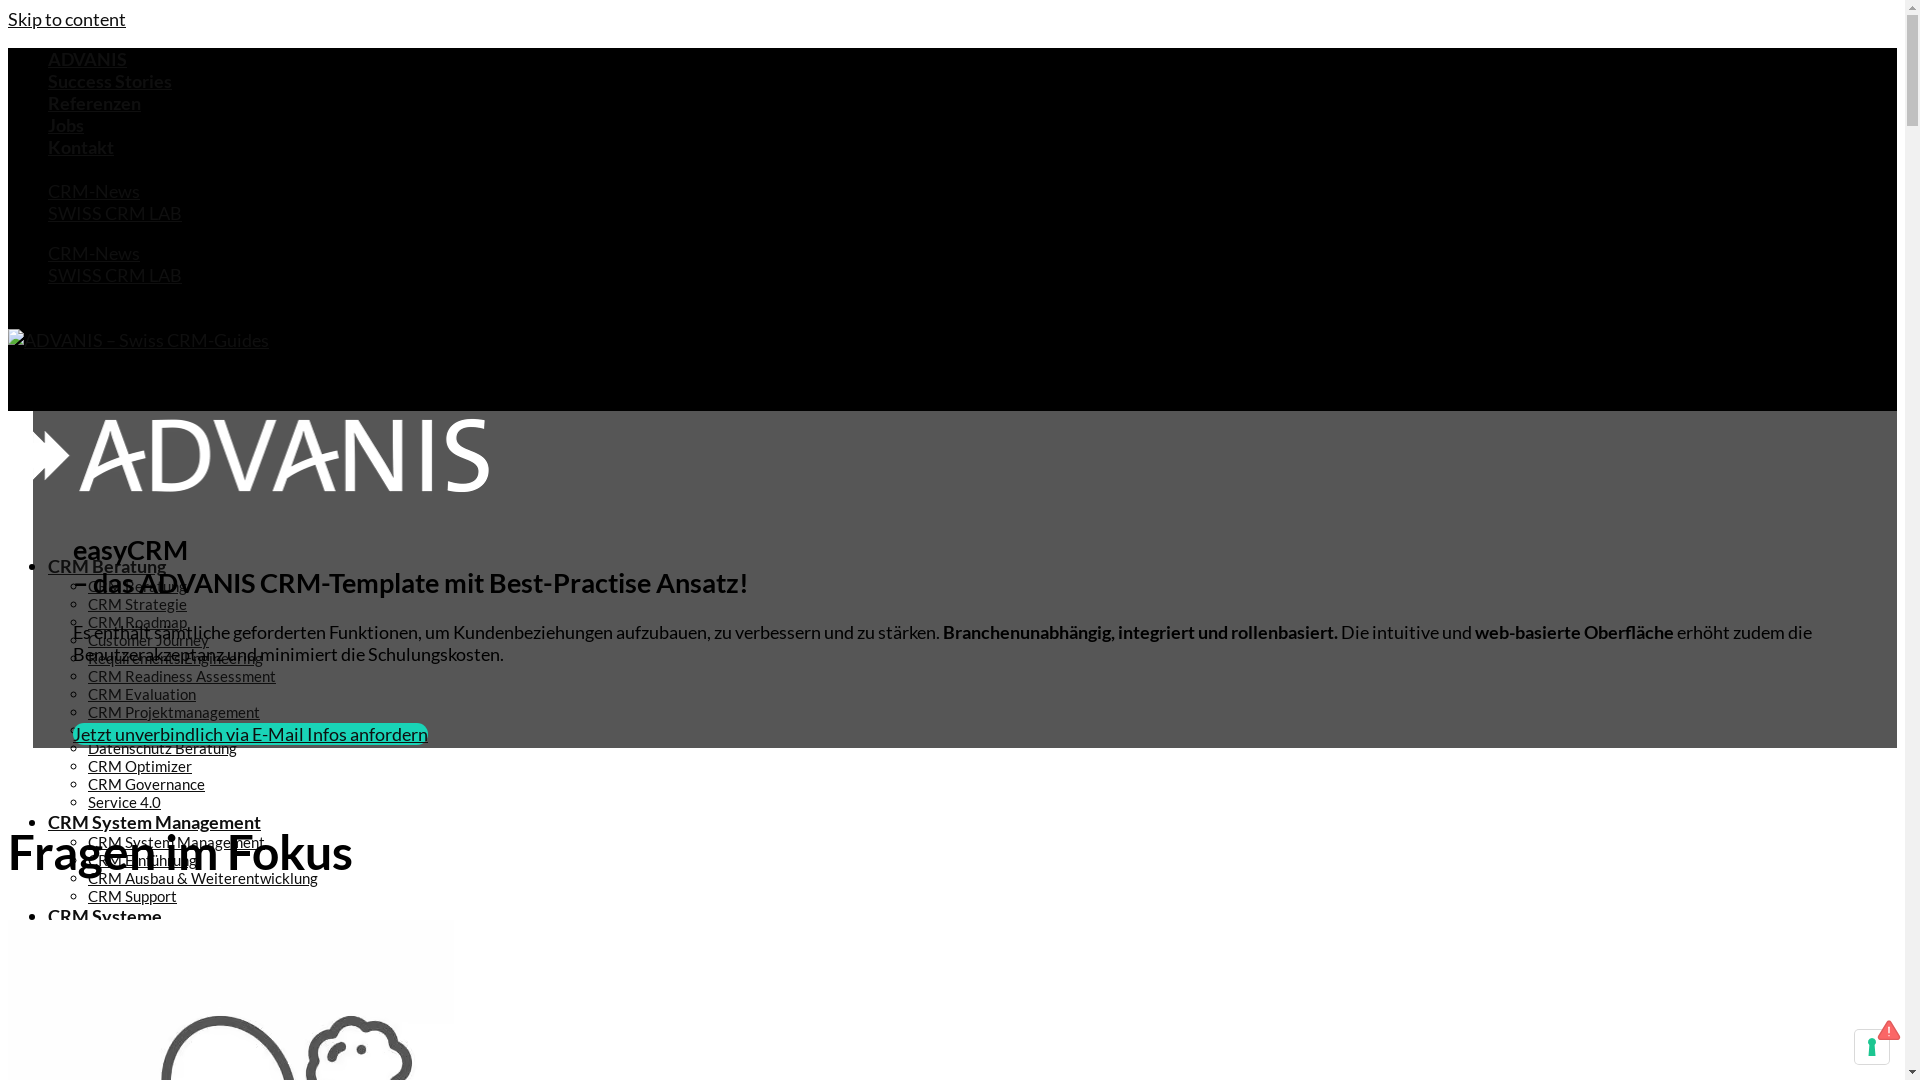 The width and height of the screenshot is (1920, 1080). What do you see at coordinates (131, 894) in the screenshot?
I see `'CRM Support'` at bounding box center [131, 894].